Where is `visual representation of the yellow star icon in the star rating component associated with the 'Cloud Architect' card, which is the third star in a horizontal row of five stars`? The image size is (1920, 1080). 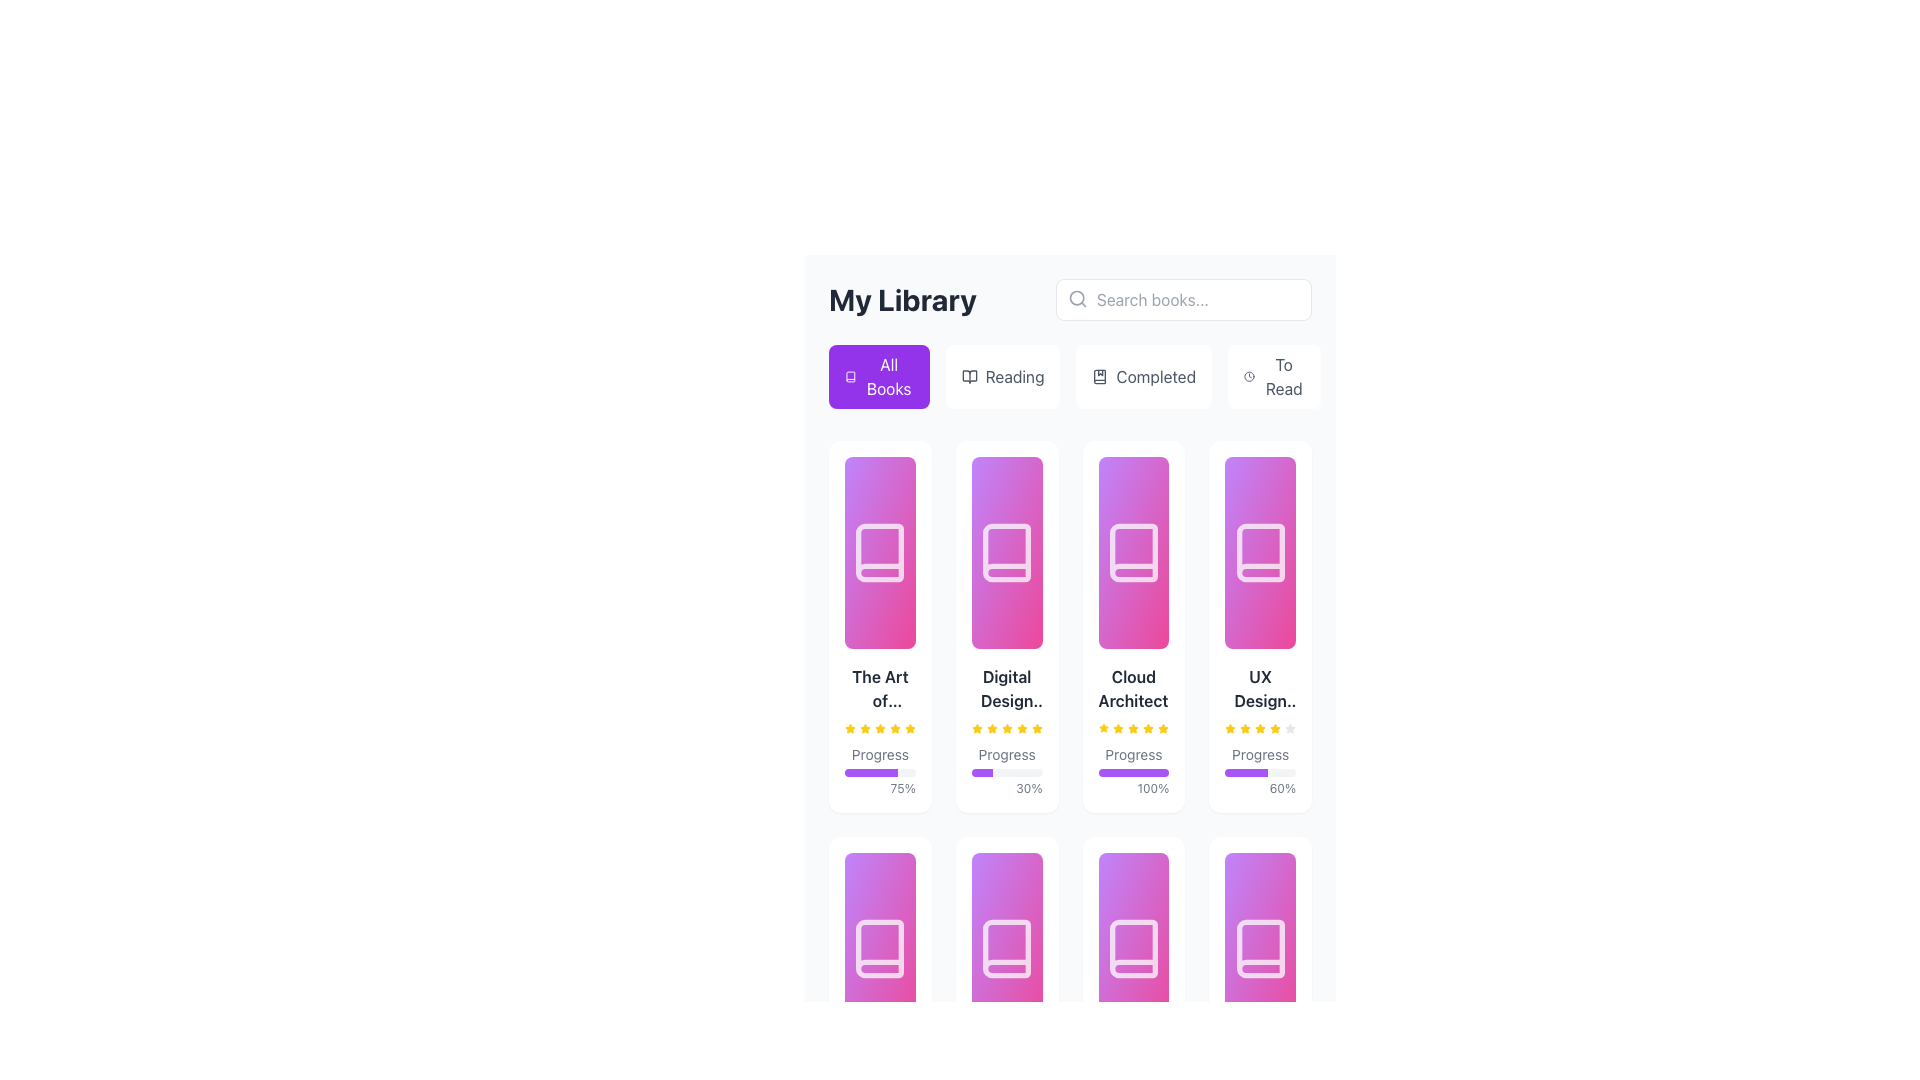
visual representation of the yellow star icon in the star rating component associated with the 'Cloud Architect' card, which is the third star in a horizontal row of five stars is located at coordinates (1117, 729).